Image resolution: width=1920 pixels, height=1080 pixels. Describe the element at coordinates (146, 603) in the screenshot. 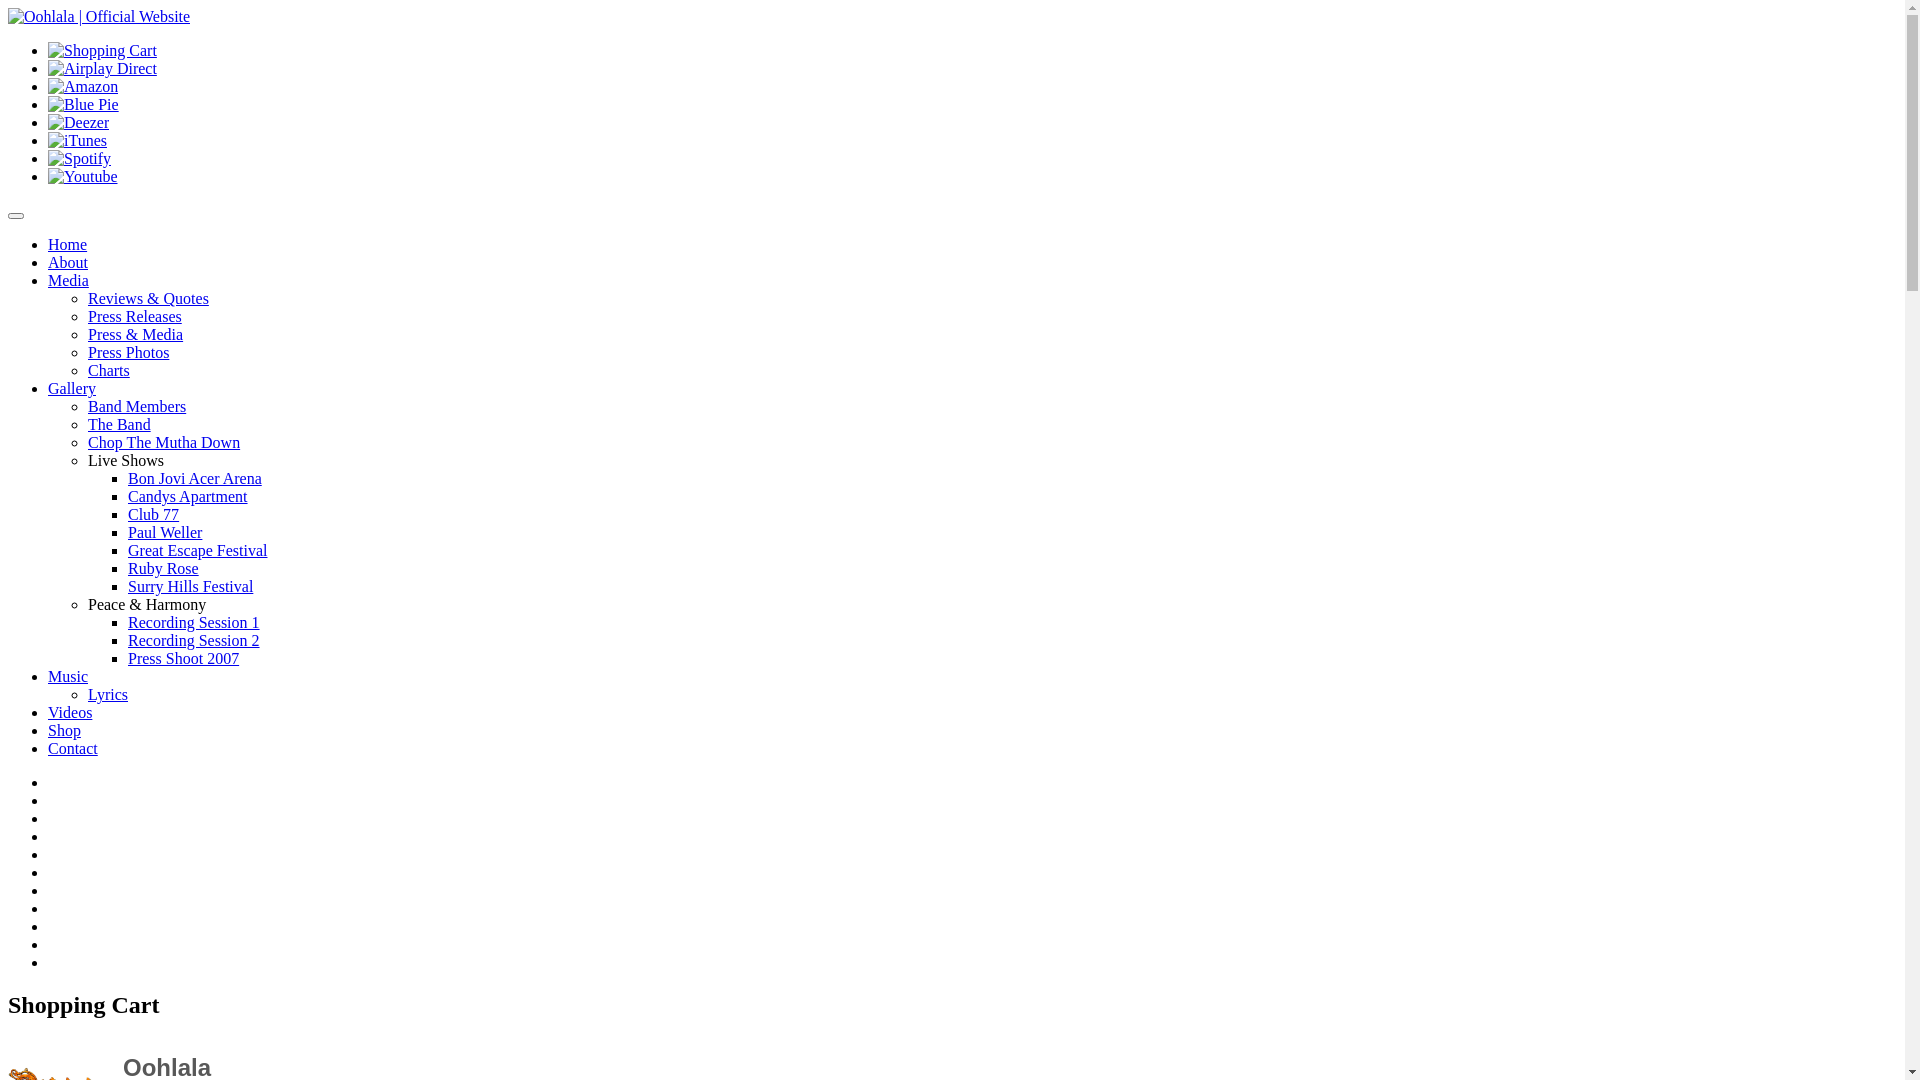

I see `'Peace & Harmony'` at that location.